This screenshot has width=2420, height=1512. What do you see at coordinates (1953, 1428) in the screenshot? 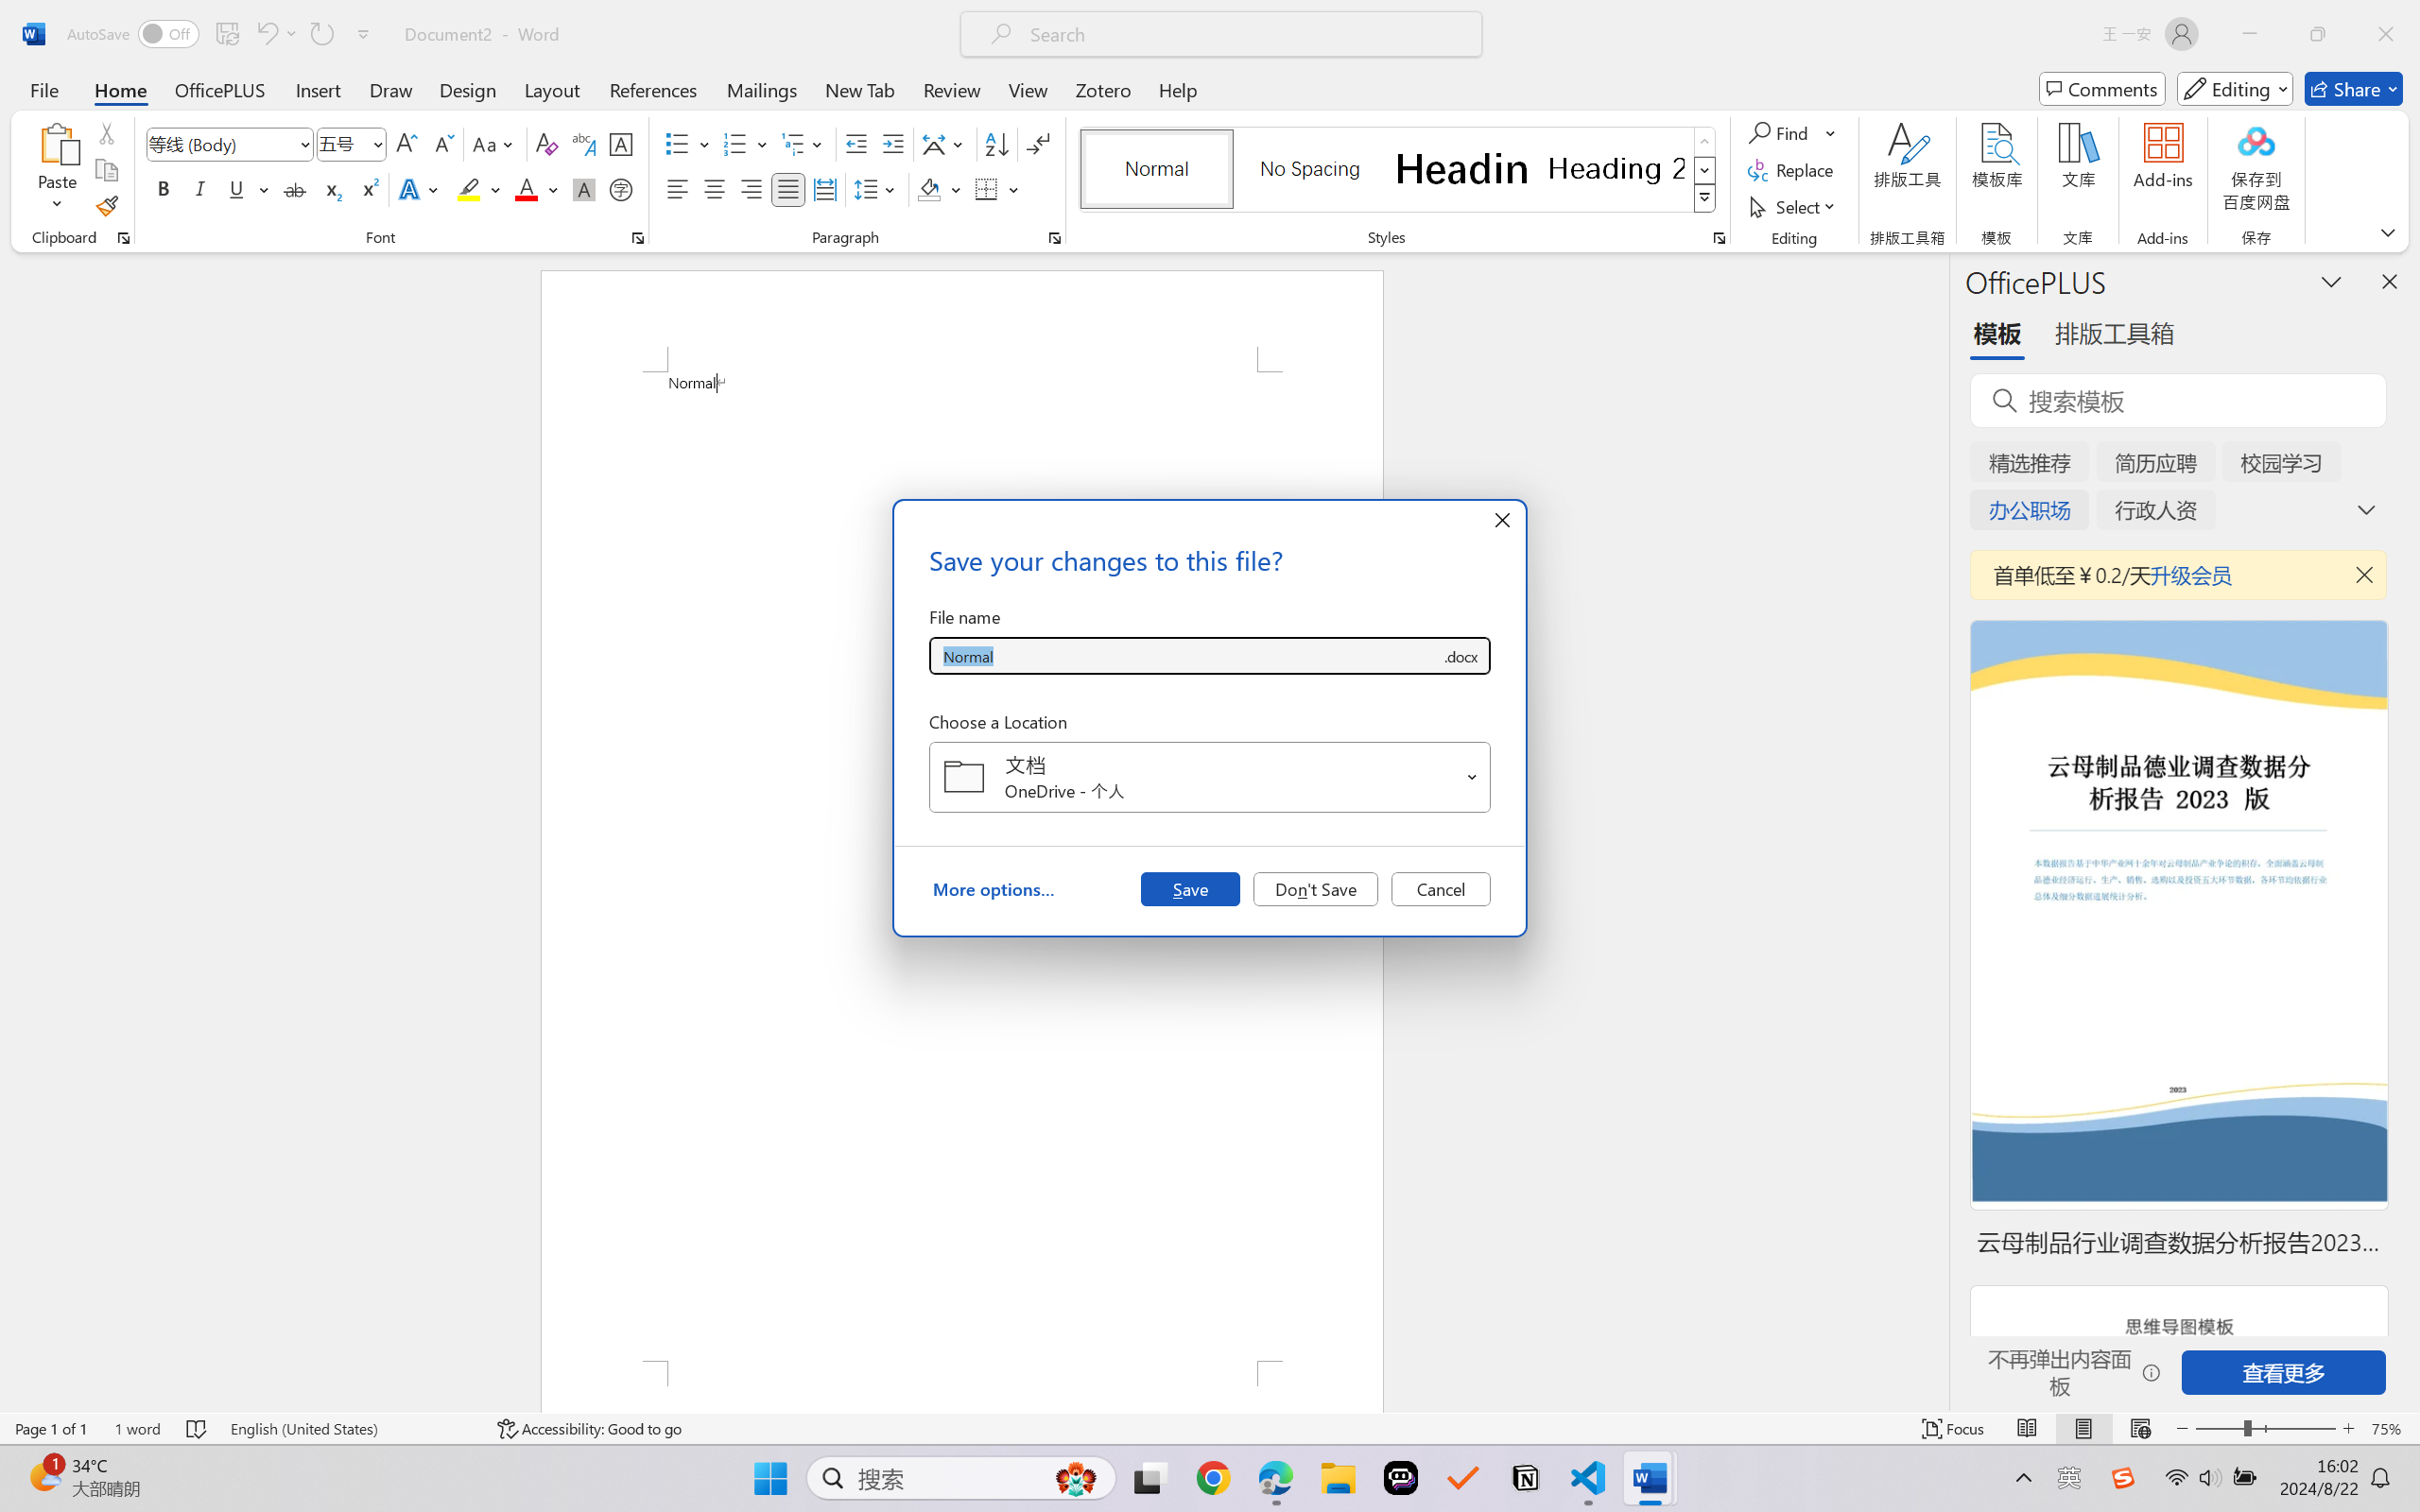
I see `'Focus '` at bounding box center [1953, 1428].